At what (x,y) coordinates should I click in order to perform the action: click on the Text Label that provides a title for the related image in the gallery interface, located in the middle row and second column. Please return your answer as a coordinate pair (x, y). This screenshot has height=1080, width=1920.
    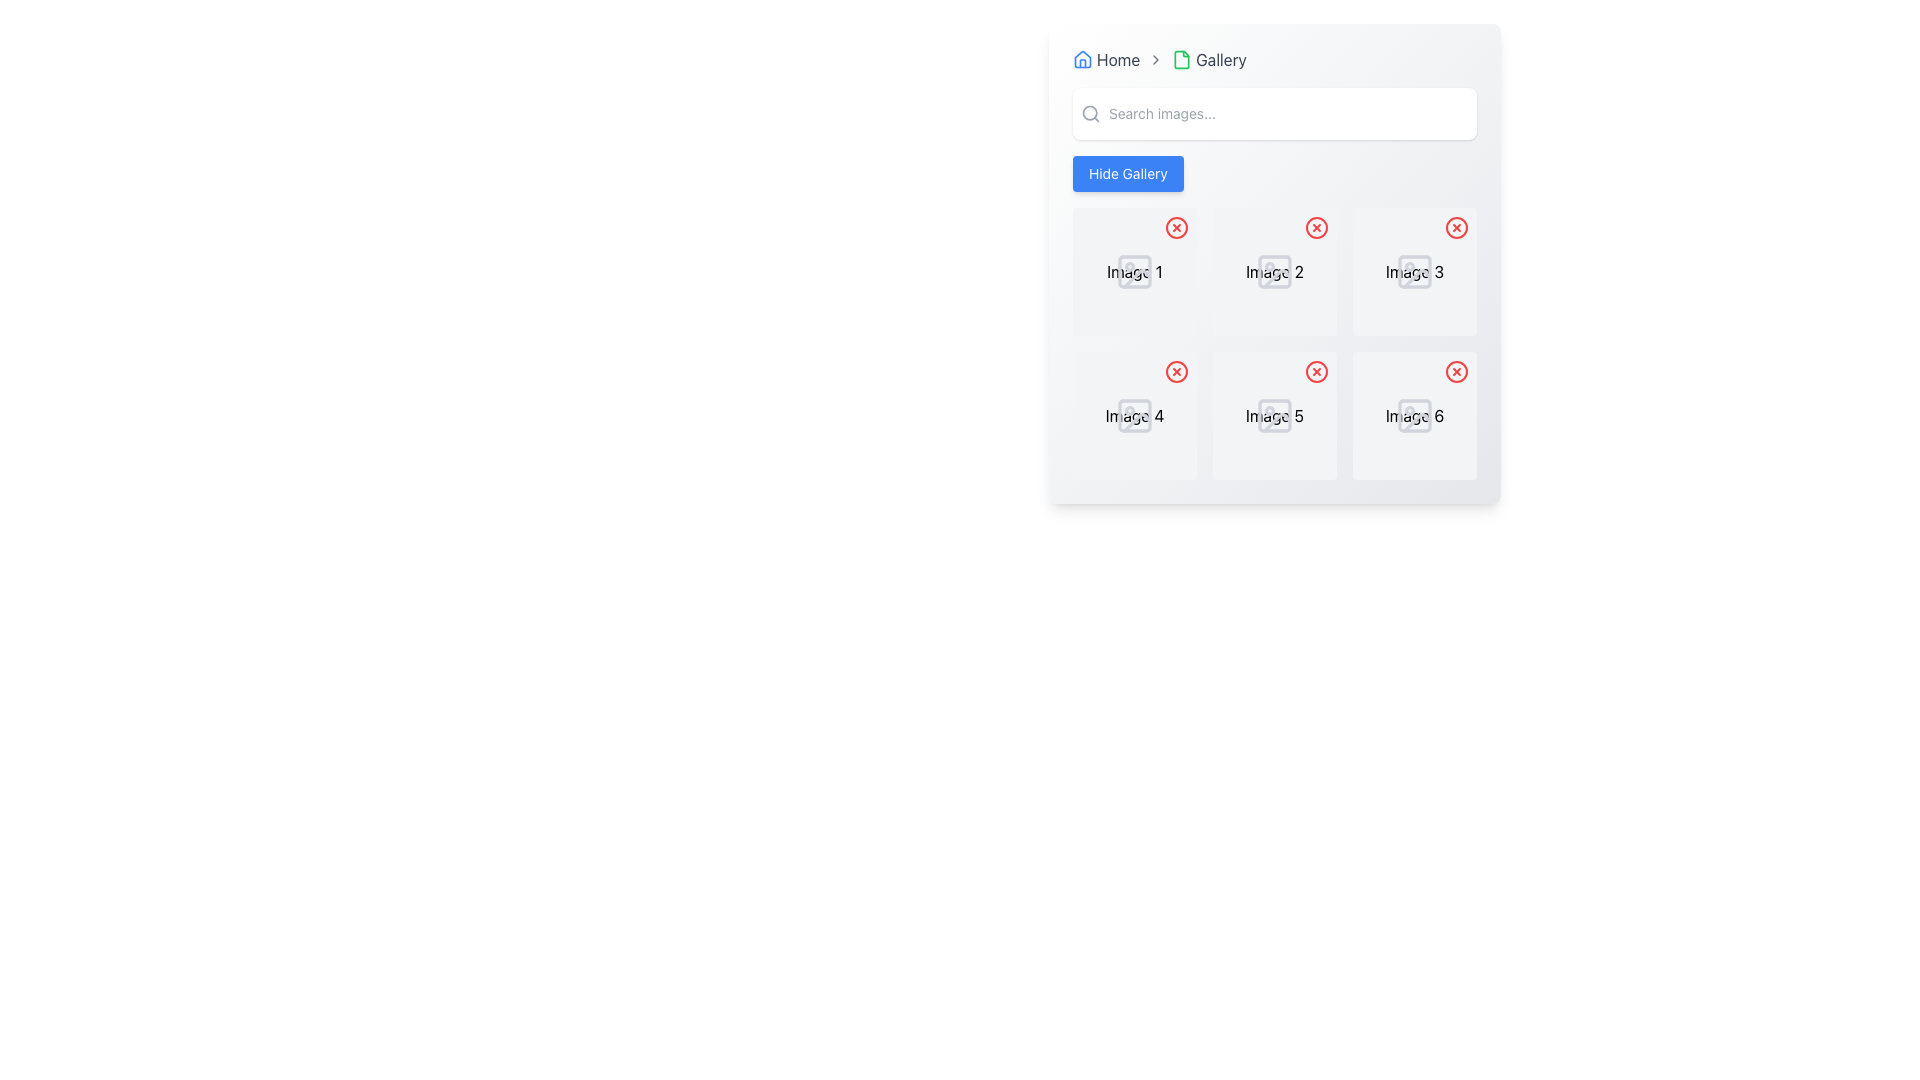
    Looking at the image, I should click on (1274, 415).